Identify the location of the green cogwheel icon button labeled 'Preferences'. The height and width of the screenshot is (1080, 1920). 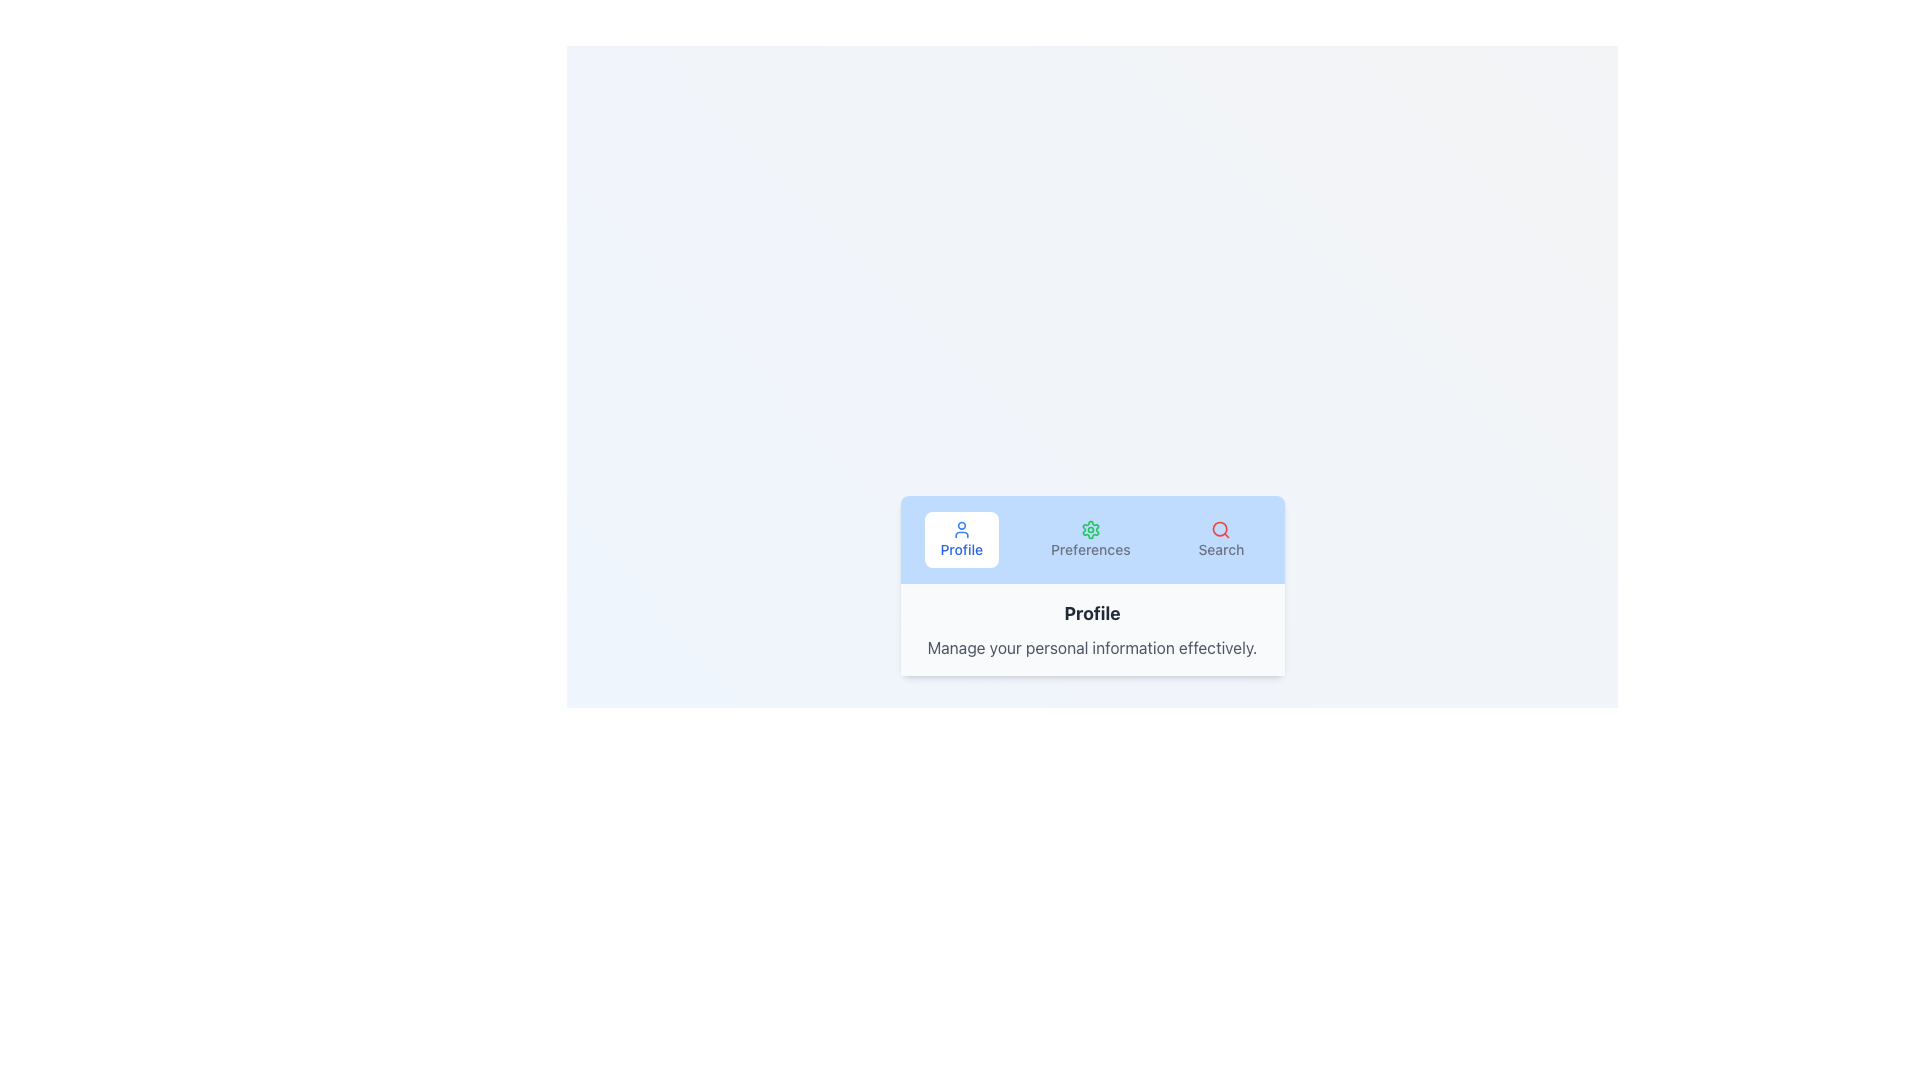
(1089, 540).